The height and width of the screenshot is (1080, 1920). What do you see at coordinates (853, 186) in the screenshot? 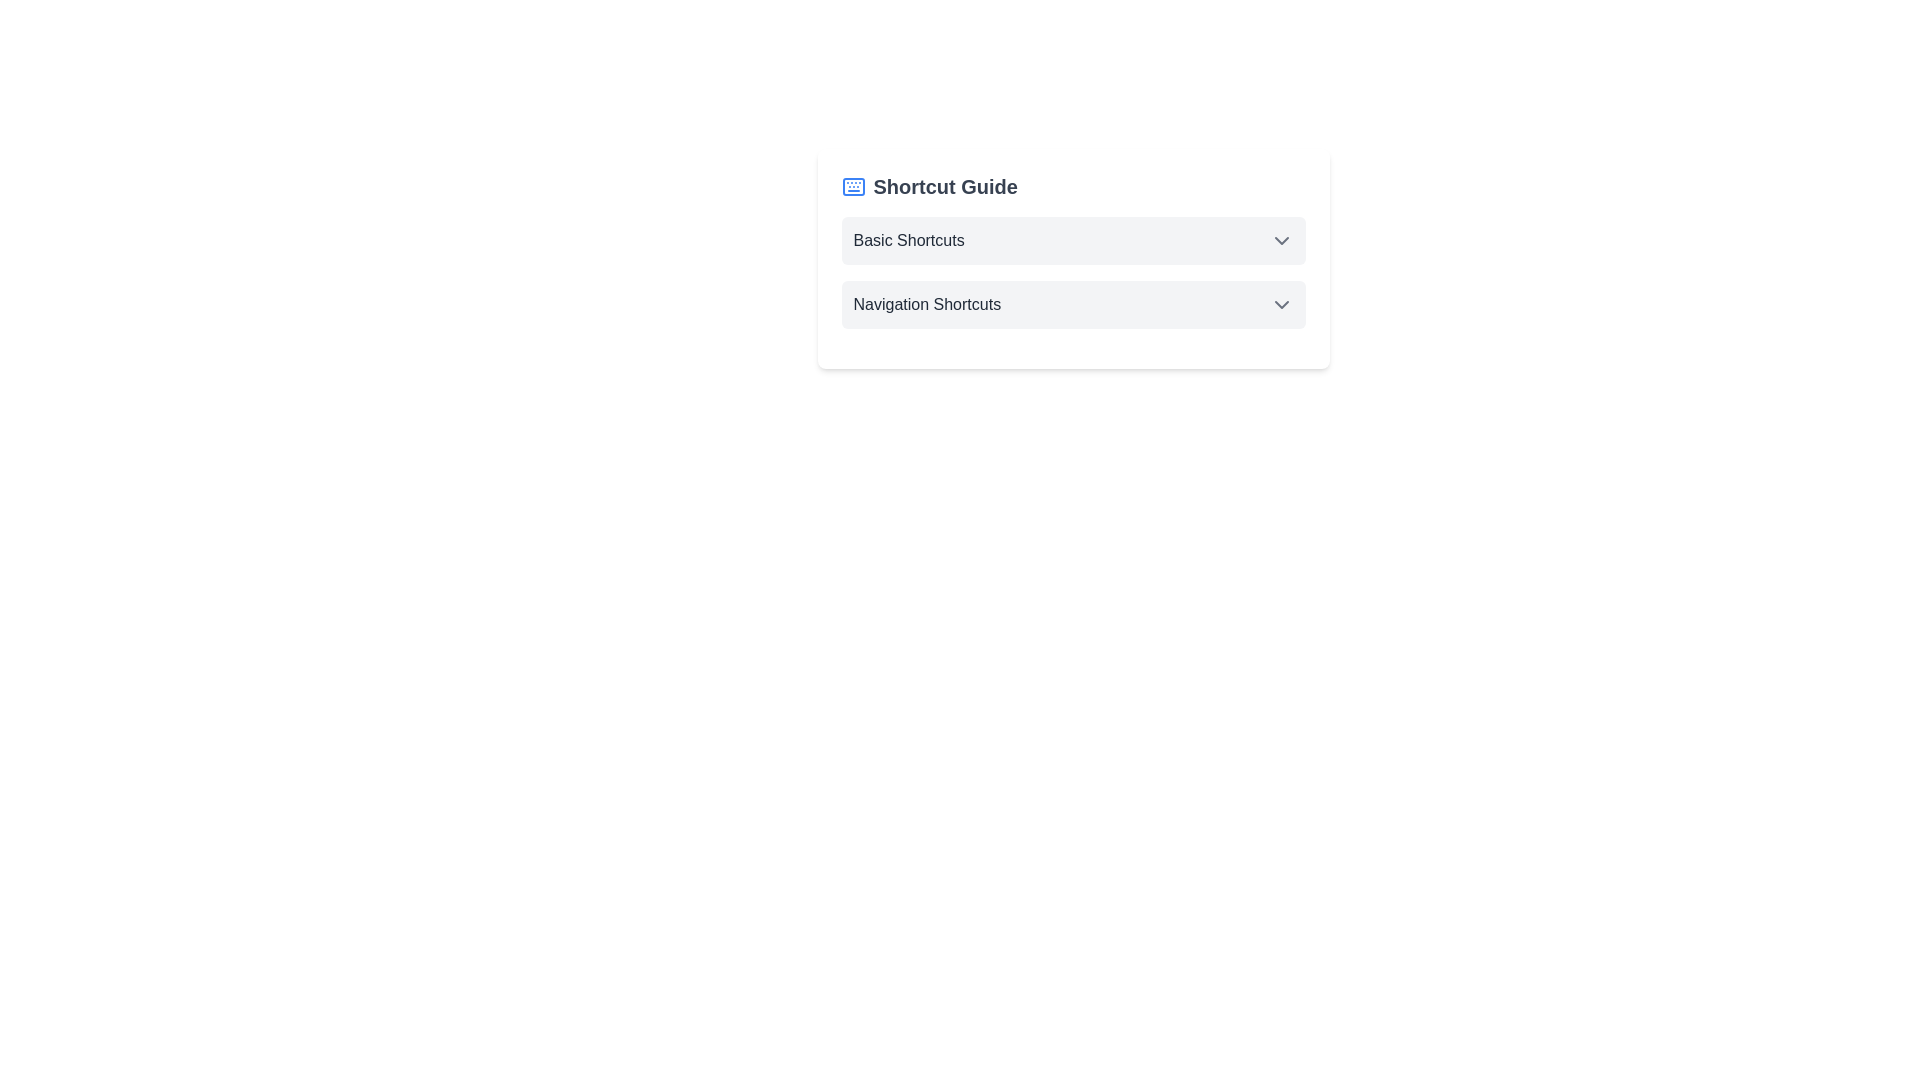
I see `the blue rounded rectangle located near the header title 'Shortcut Guide' in the icon area of the guide modal` at bounding box center [853, 186].